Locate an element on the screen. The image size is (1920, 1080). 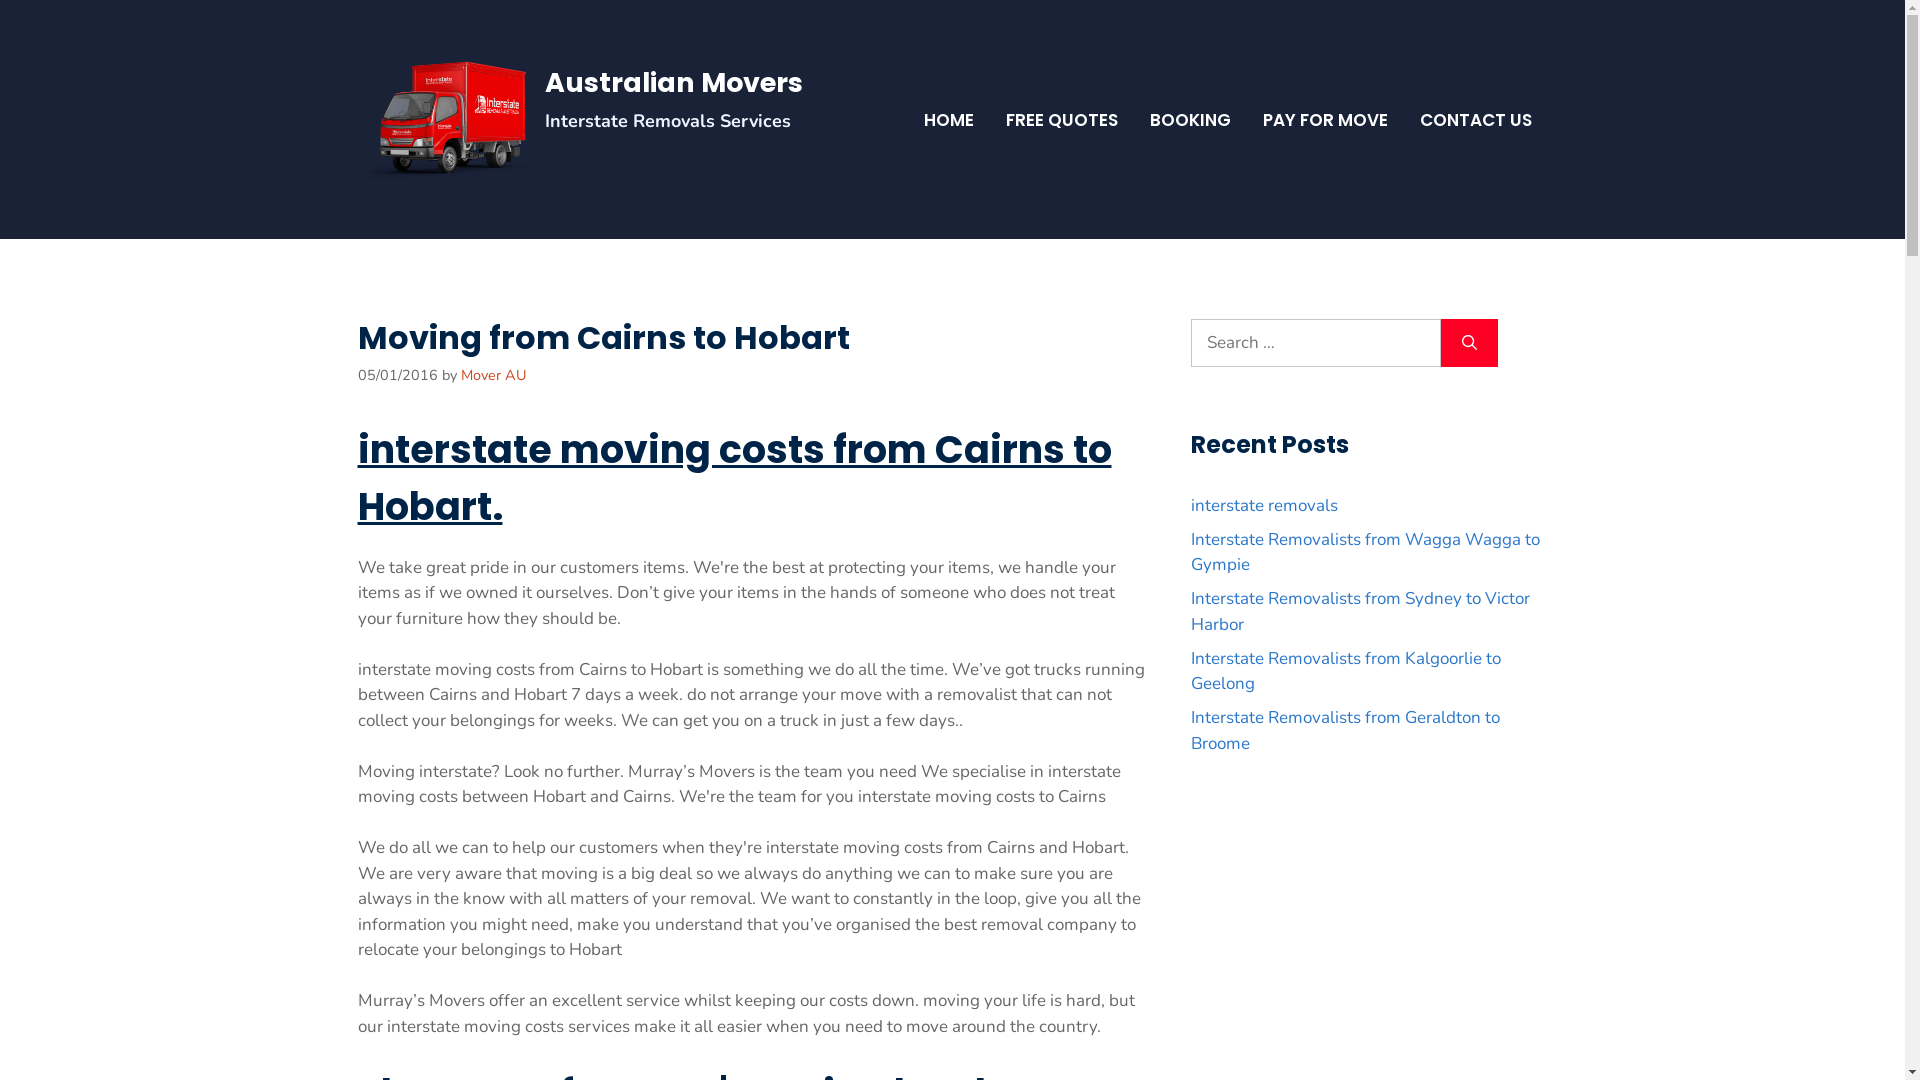
'FREE QUOTES' is located at coordinates (1060, 119).